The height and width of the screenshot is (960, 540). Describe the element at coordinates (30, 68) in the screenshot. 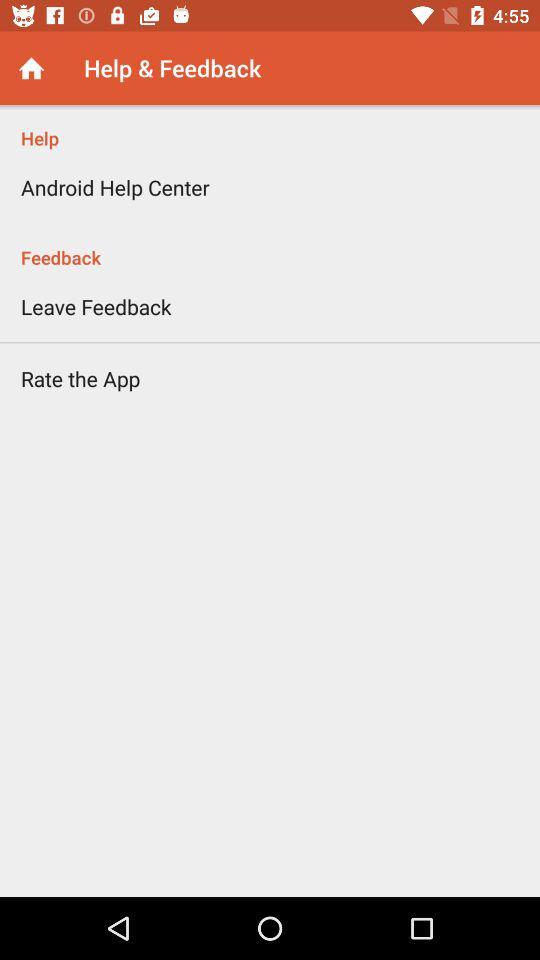

I see `the icon next to help & feedback item` at that location.